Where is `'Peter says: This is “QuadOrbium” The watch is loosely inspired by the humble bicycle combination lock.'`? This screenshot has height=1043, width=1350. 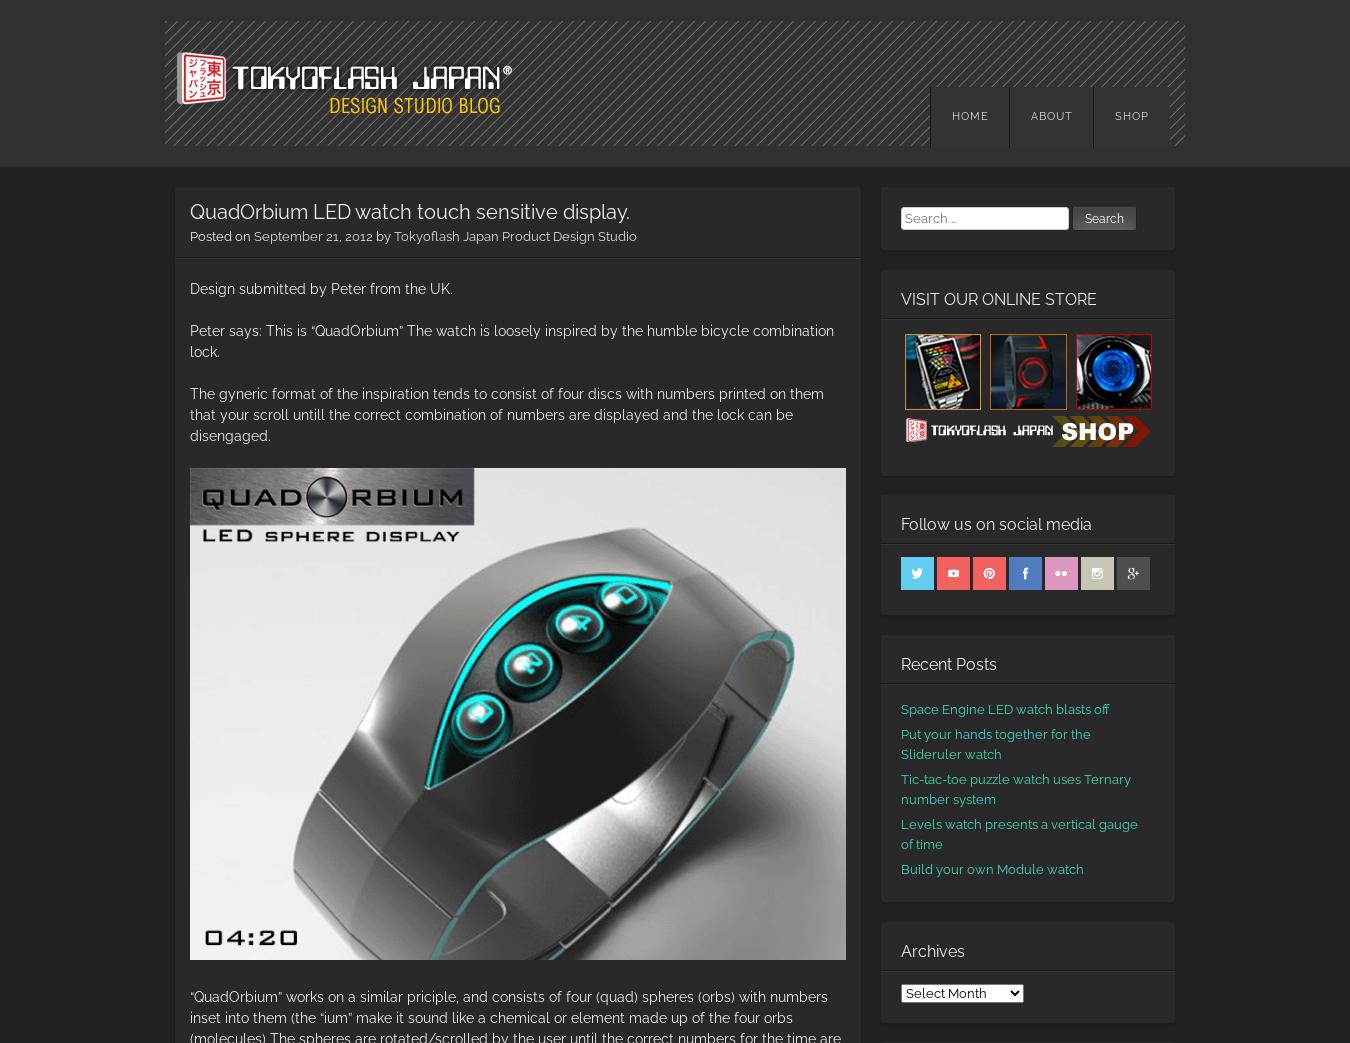
'Peter says: This is “QuadOrbium” The watch is loosely inspired by the humble bicycle combination lock.' is located at coordinates (511, 339).